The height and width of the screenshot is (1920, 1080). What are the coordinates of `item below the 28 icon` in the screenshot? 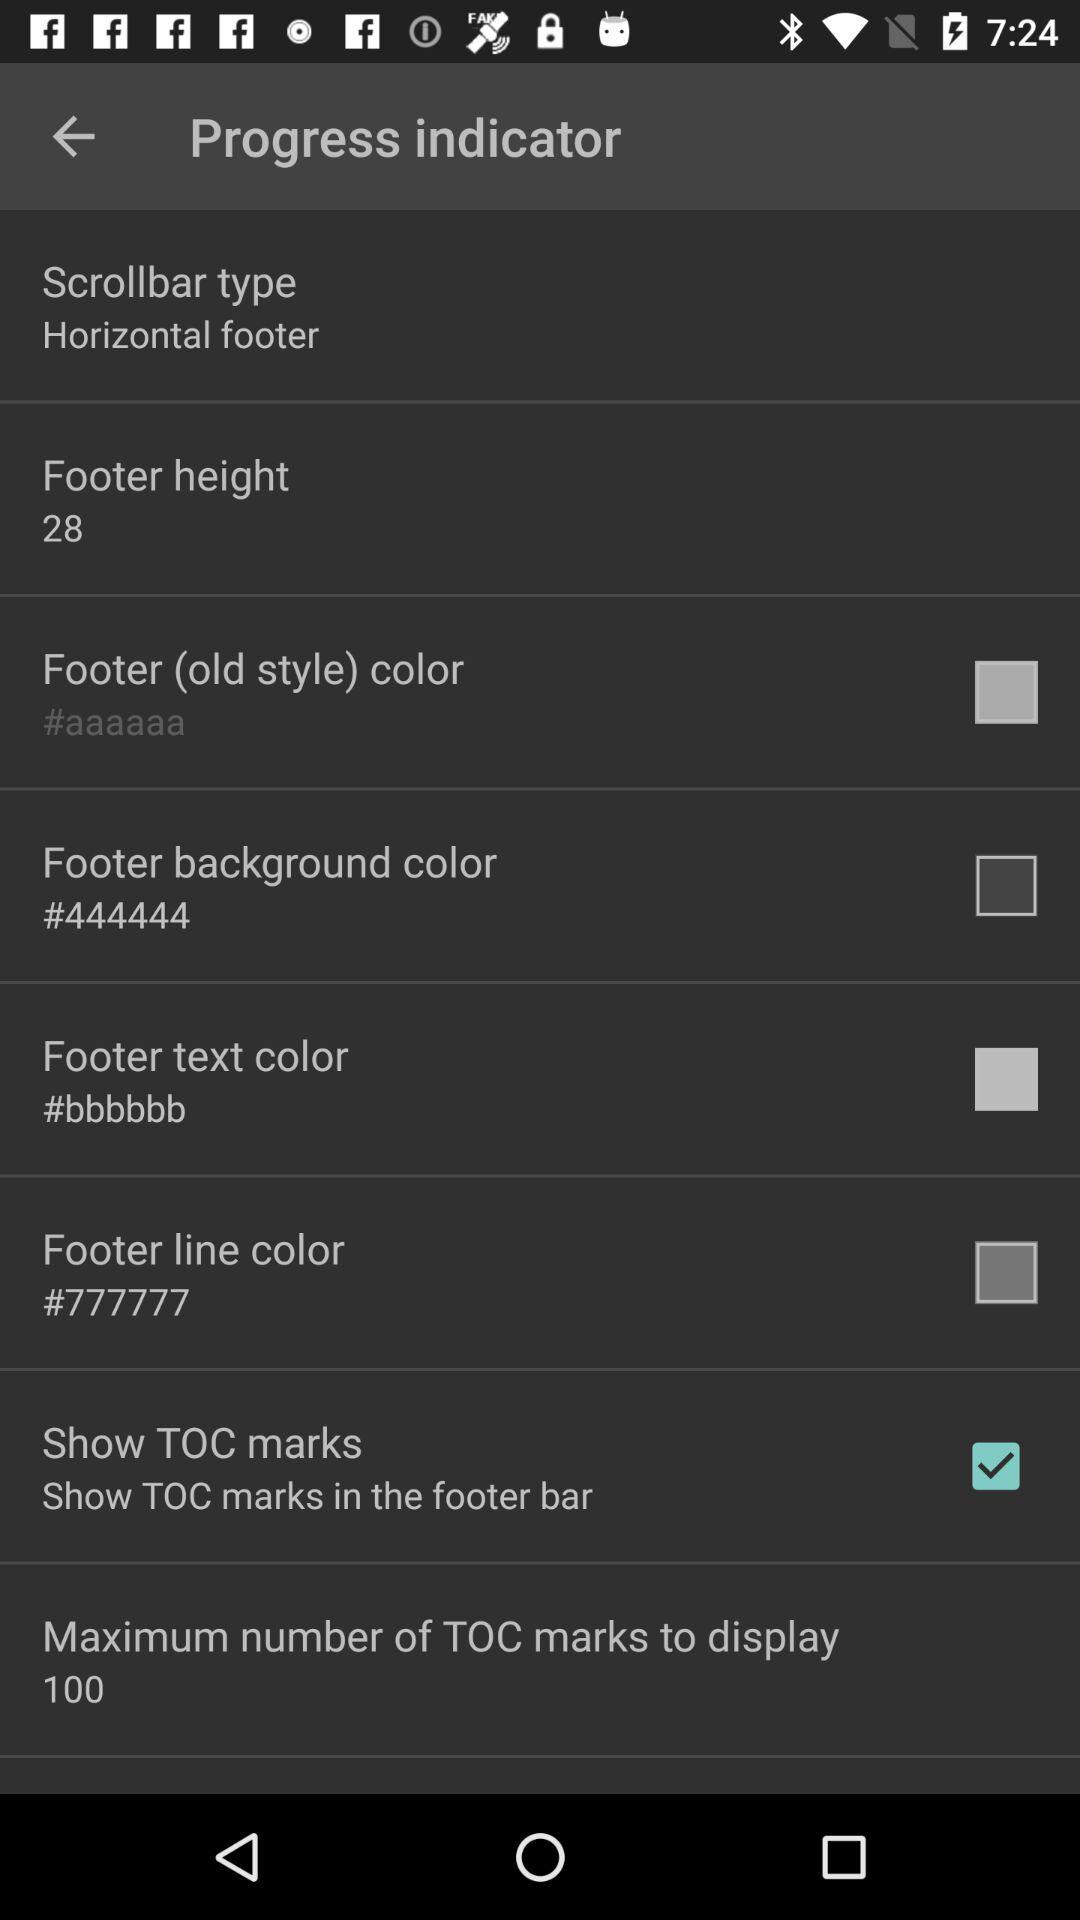 It's located at (252, 667).